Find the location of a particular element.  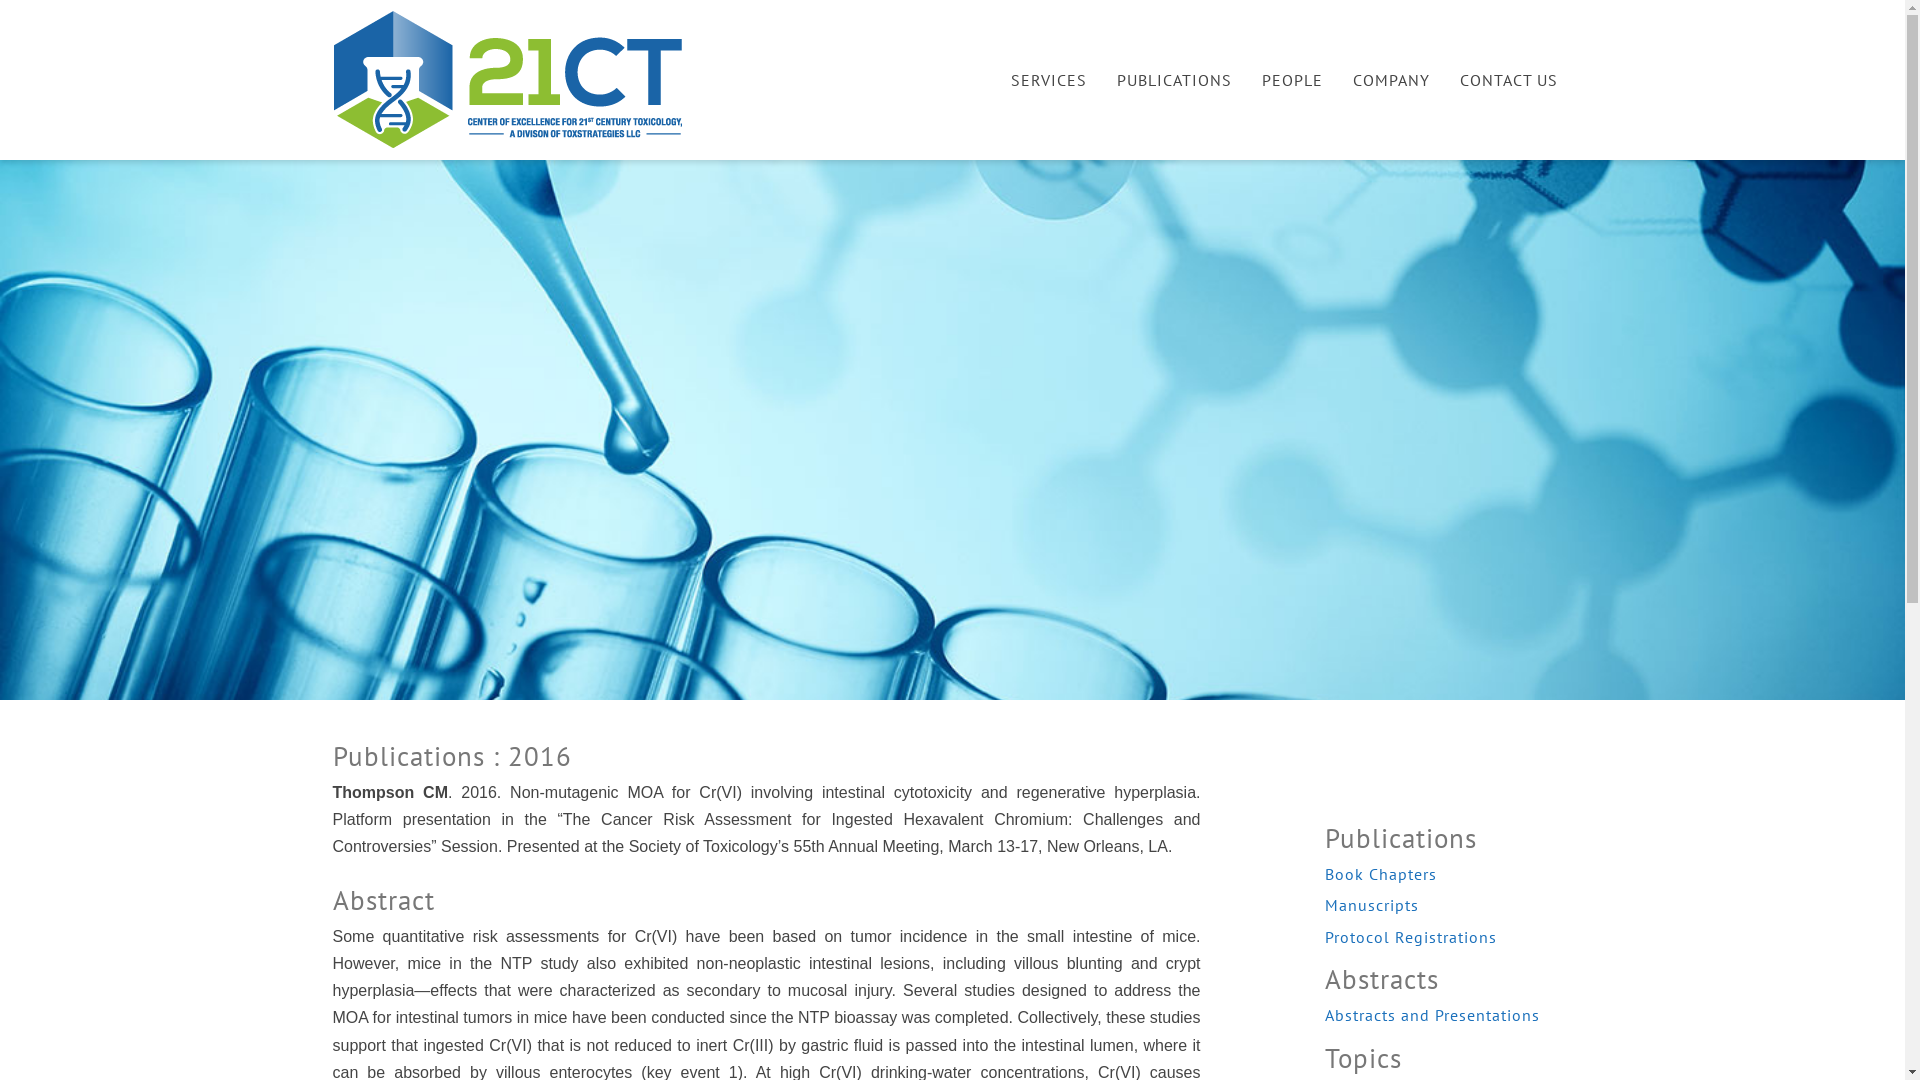

'PUBLICATIONS' is located at coordinates (1174, 79).